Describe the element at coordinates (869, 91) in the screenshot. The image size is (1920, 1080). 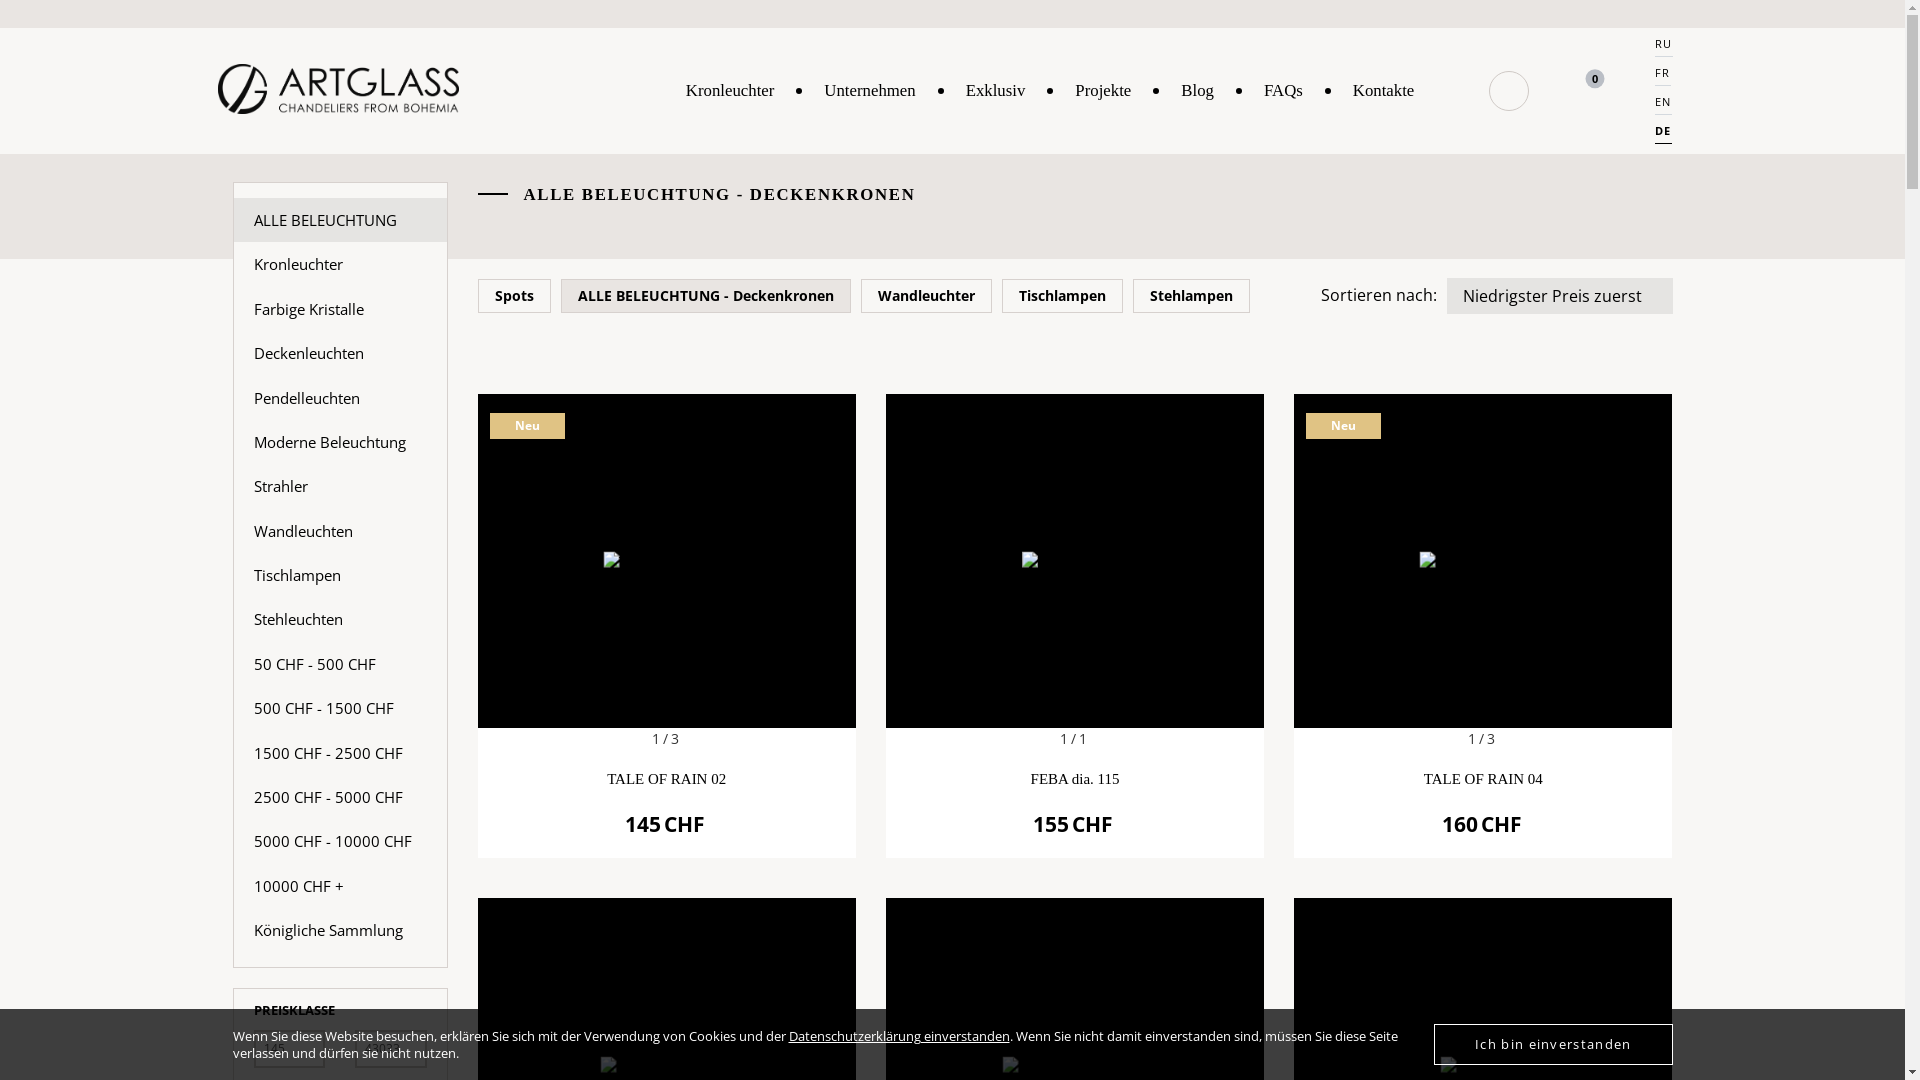
I see `'Unternehmen'` at that location.